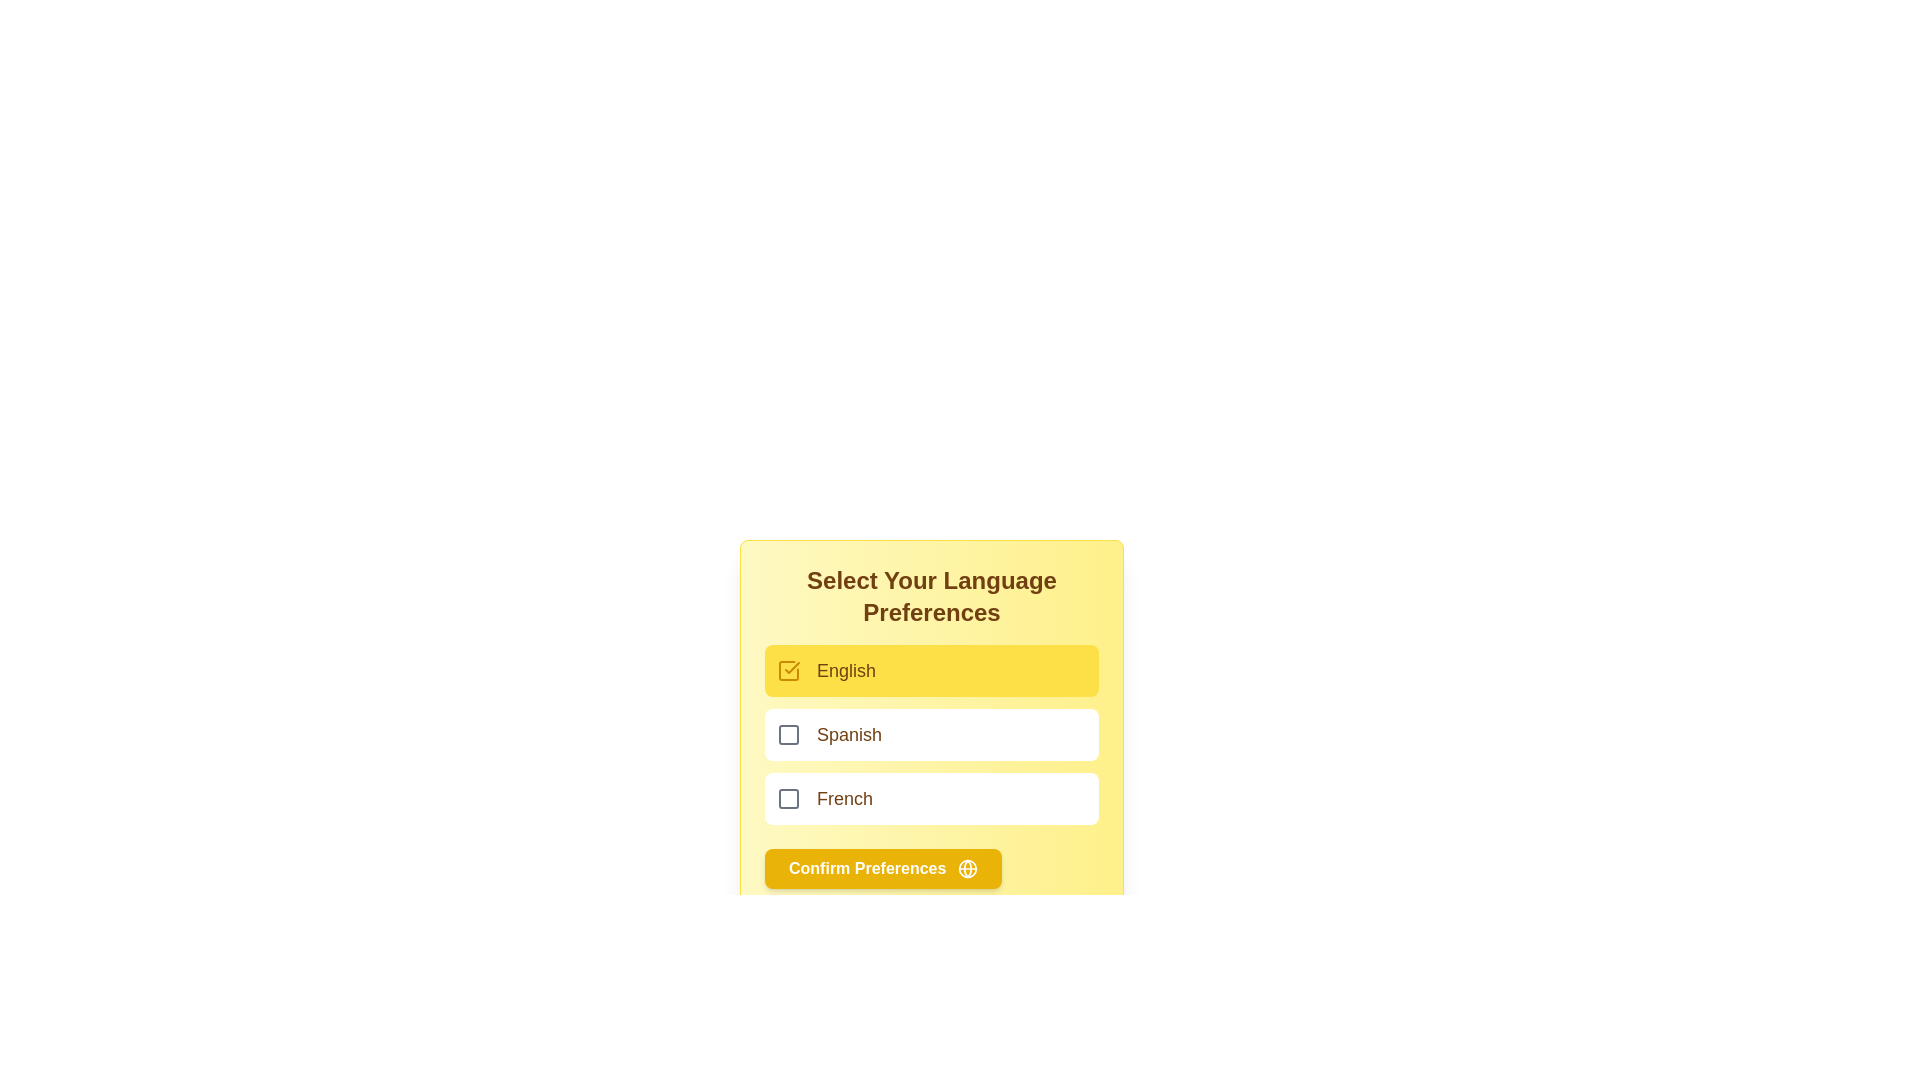 The image size is (1920, 1080). Describe the element at coordinates (791, 667) in the screenshot. I see `the checkmark icon indicating the selection of the 'English' language option` at that location.